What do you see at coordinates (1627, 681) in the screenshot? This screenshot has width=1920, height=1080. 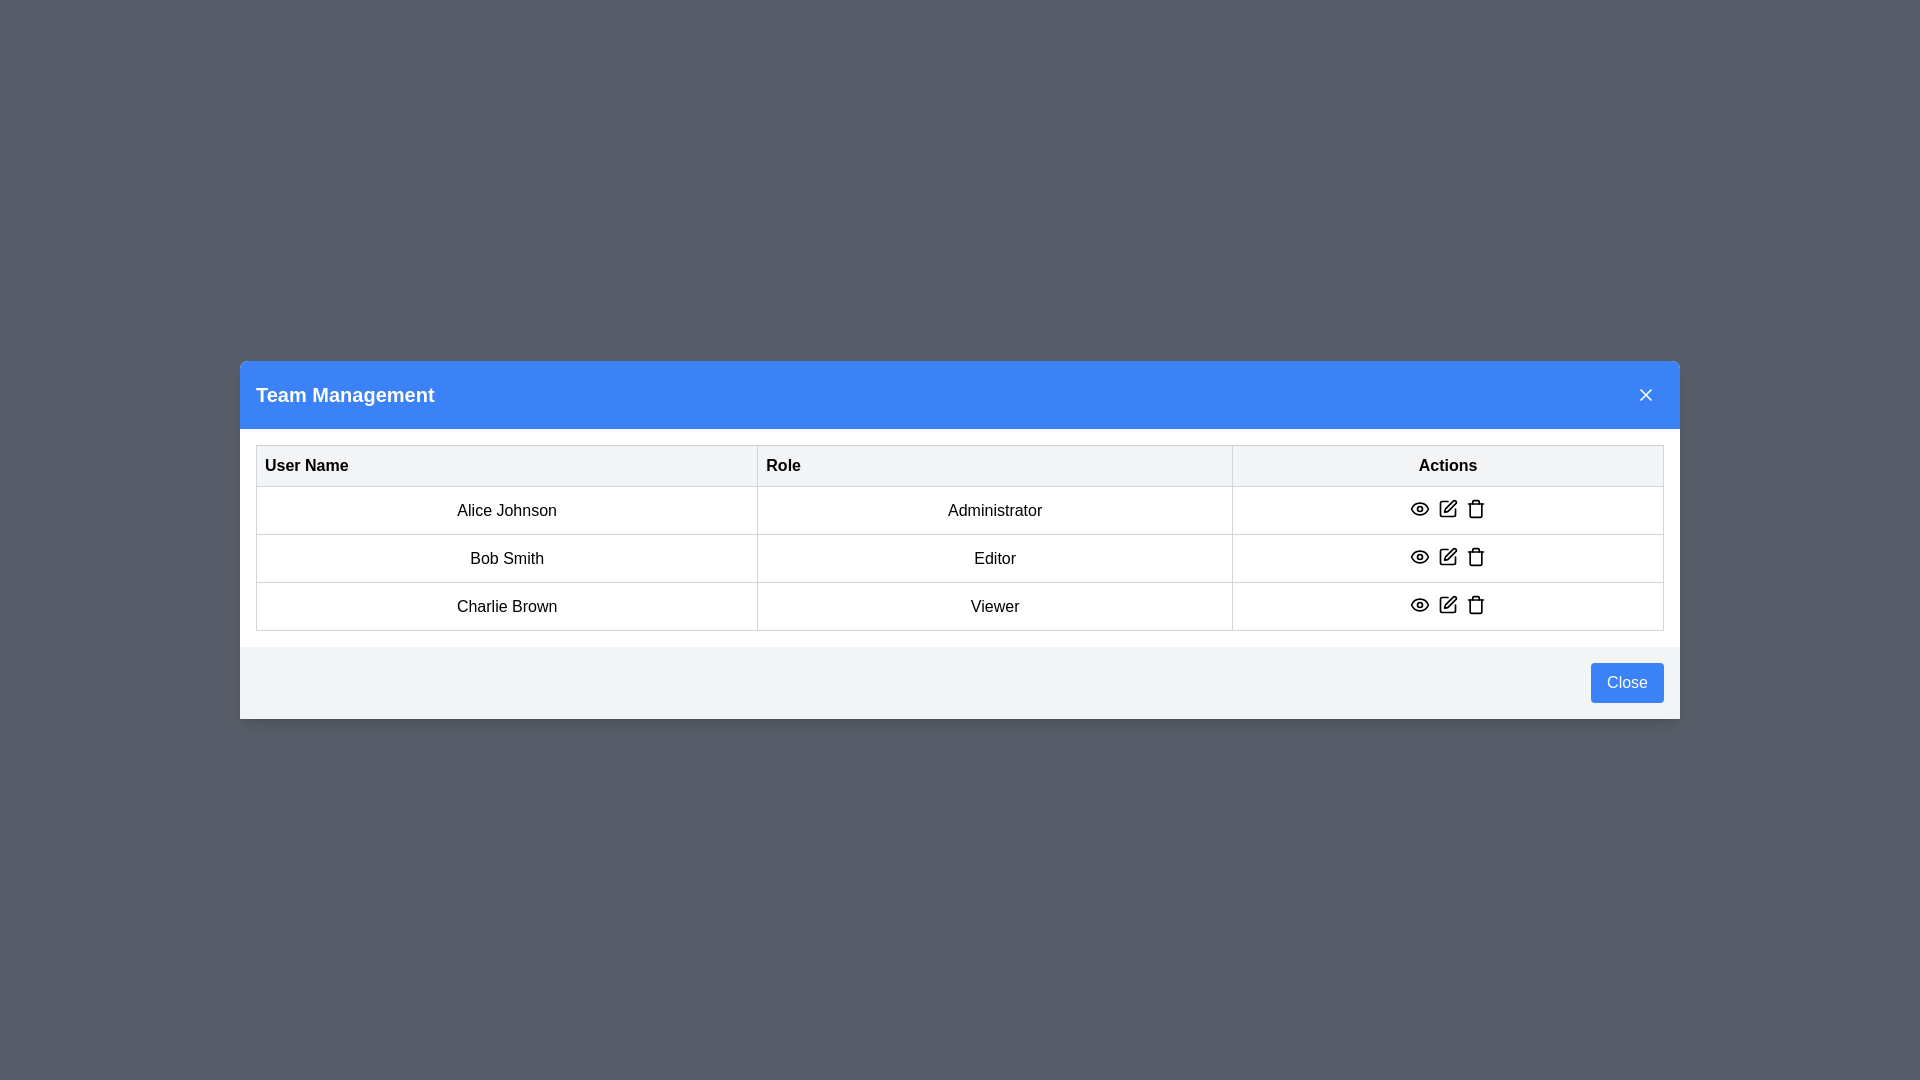 I see `the rectangular button with a blue background and white text reading 'Close' located at the bottom-right corner of the modal` at bounding box center [1627, 681].